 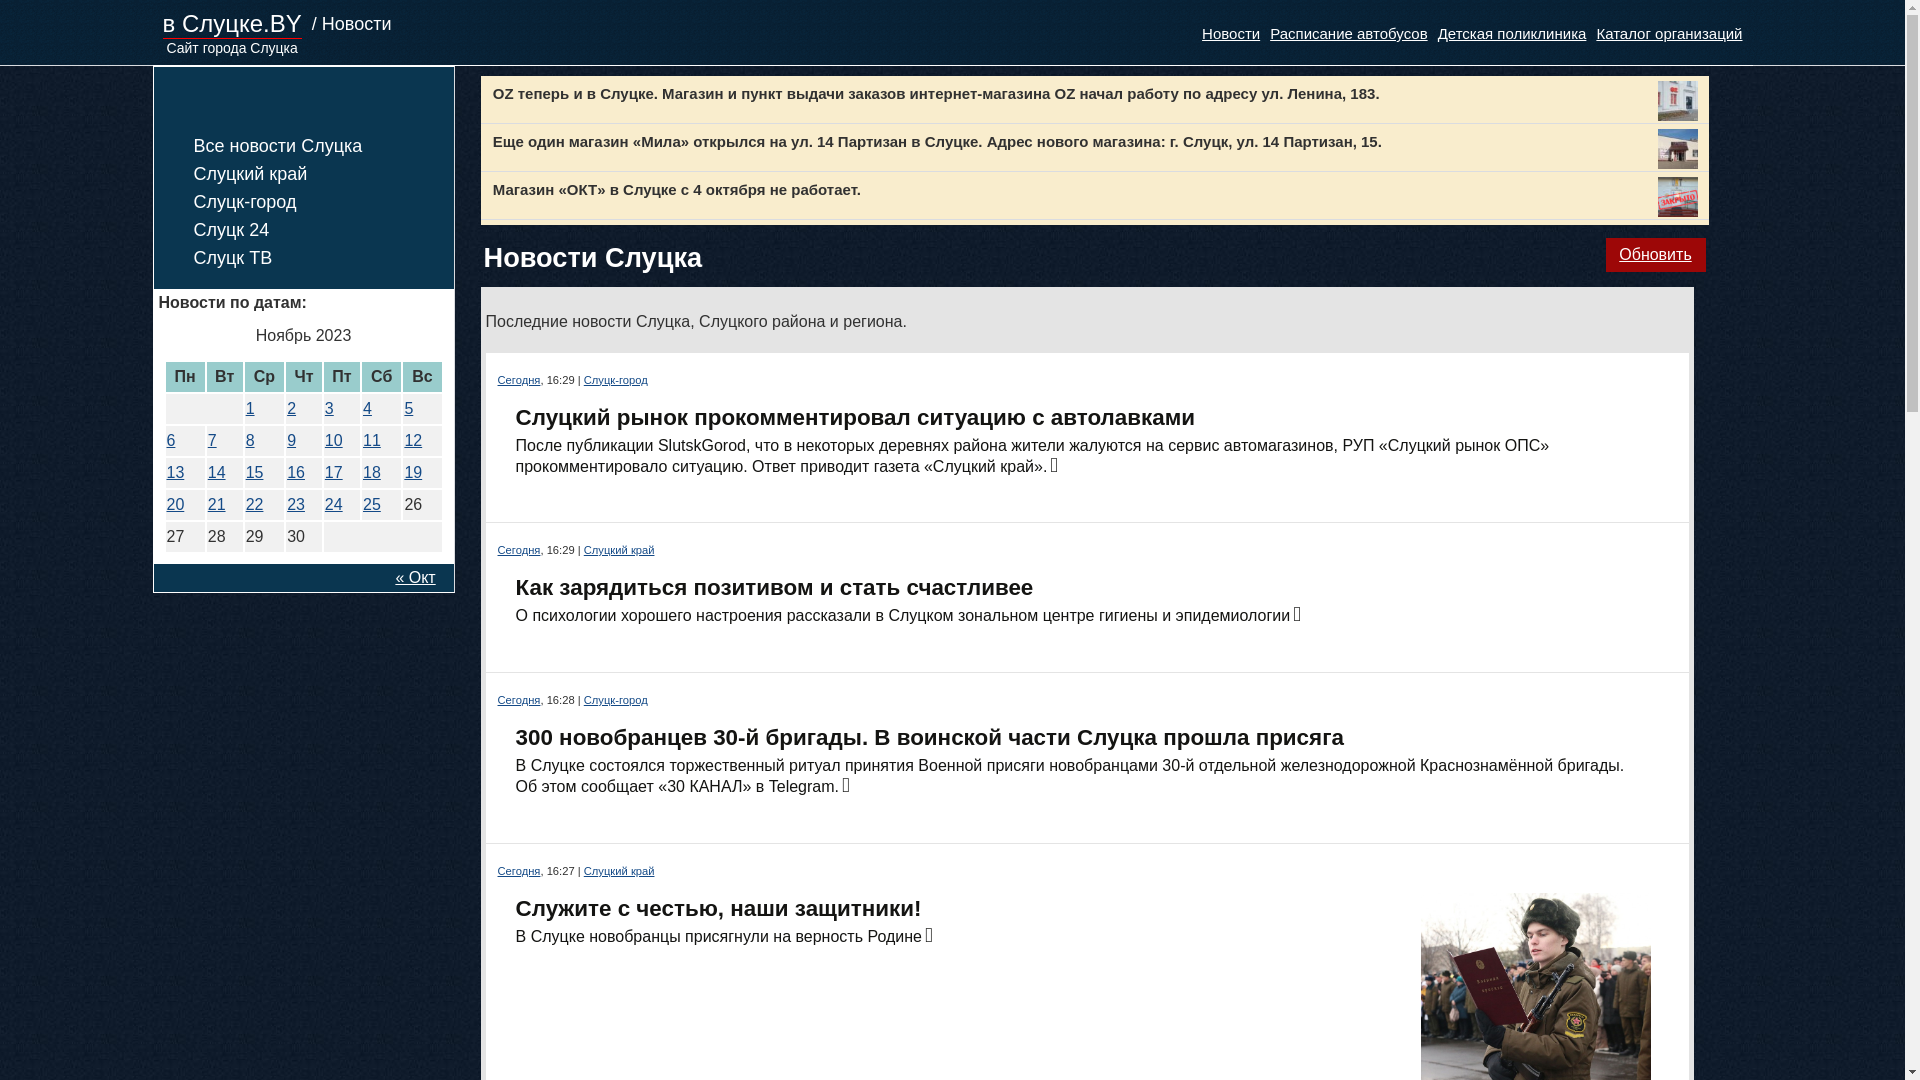 What do you see at coordinates (334, 503) in the screenshot?
I see `'24'` at bounding box center [334, 503].